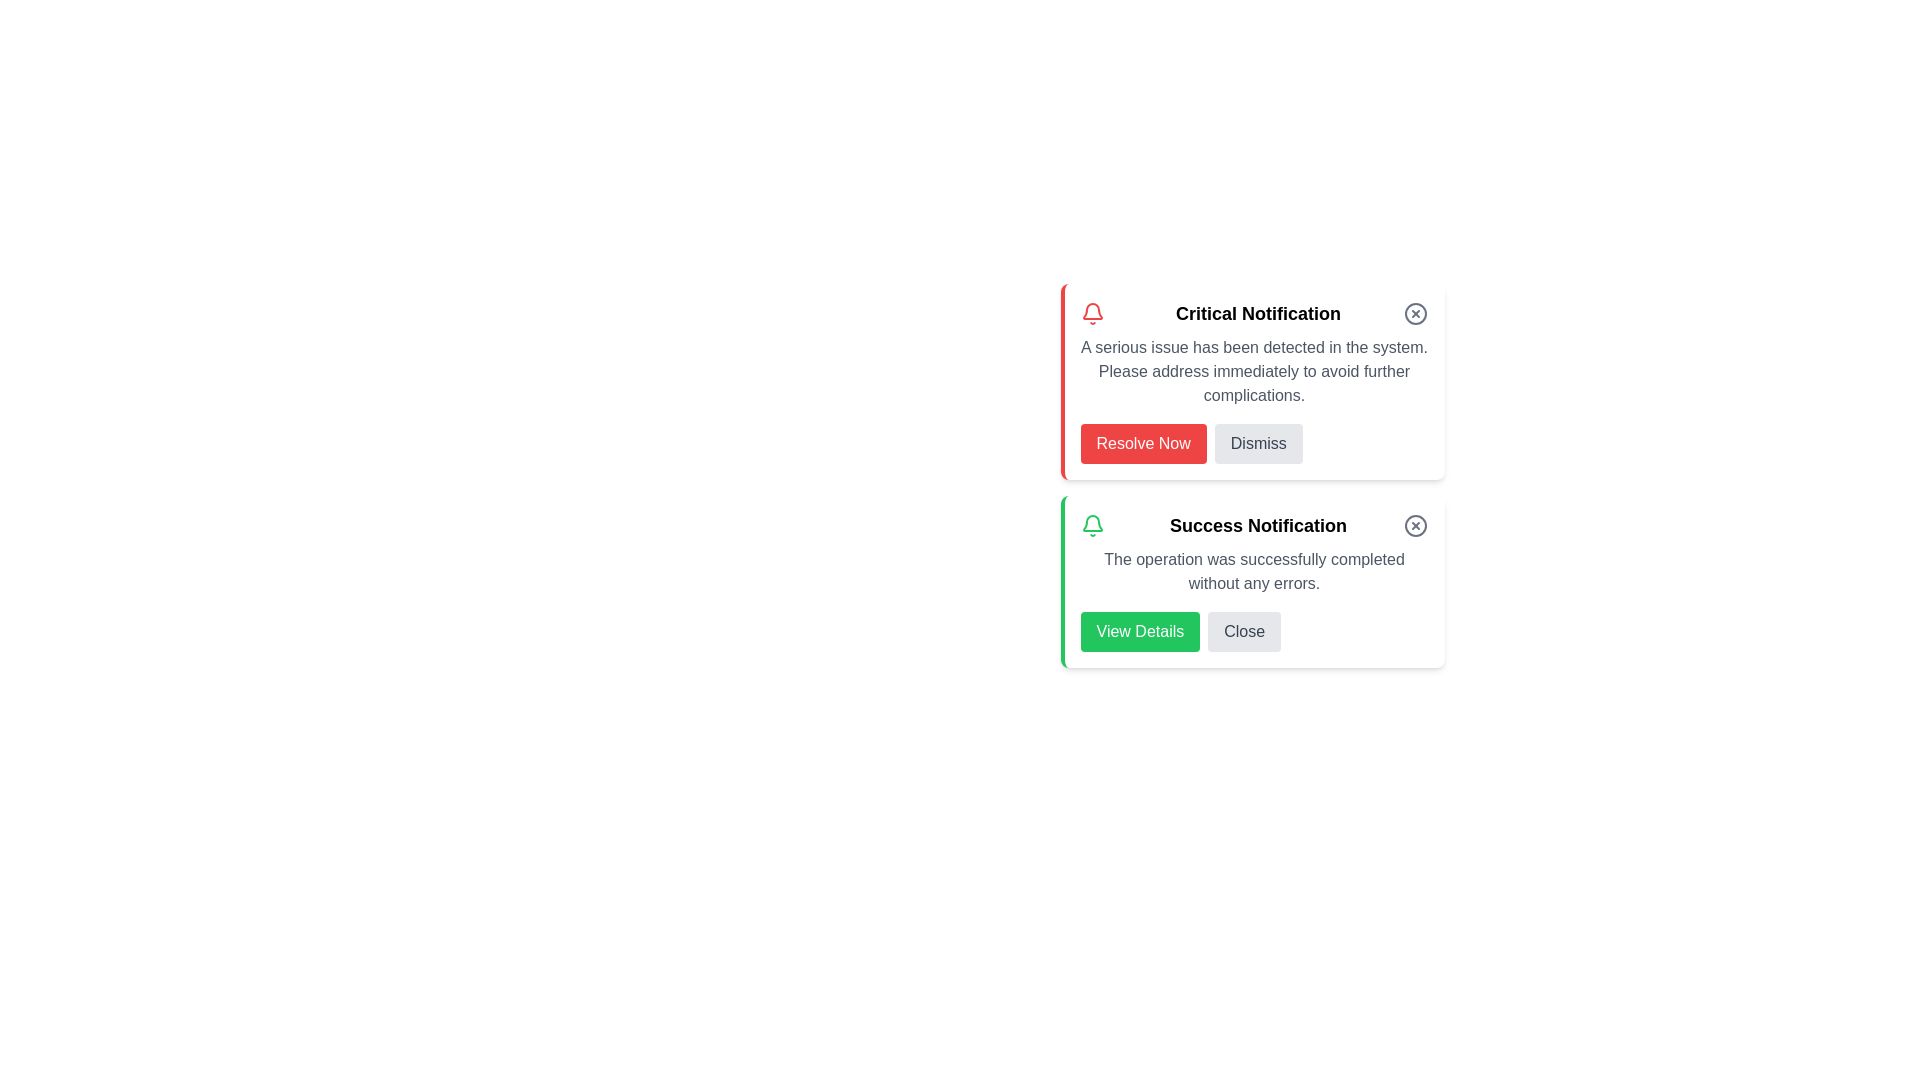  Describe the element at coordinates (1415, 313) in the screenshot. I see `the small circular gray button with a cross at the top-right corner of the 'Critical Notification' alert card to trigger the hover effect that changes its color` at that location.